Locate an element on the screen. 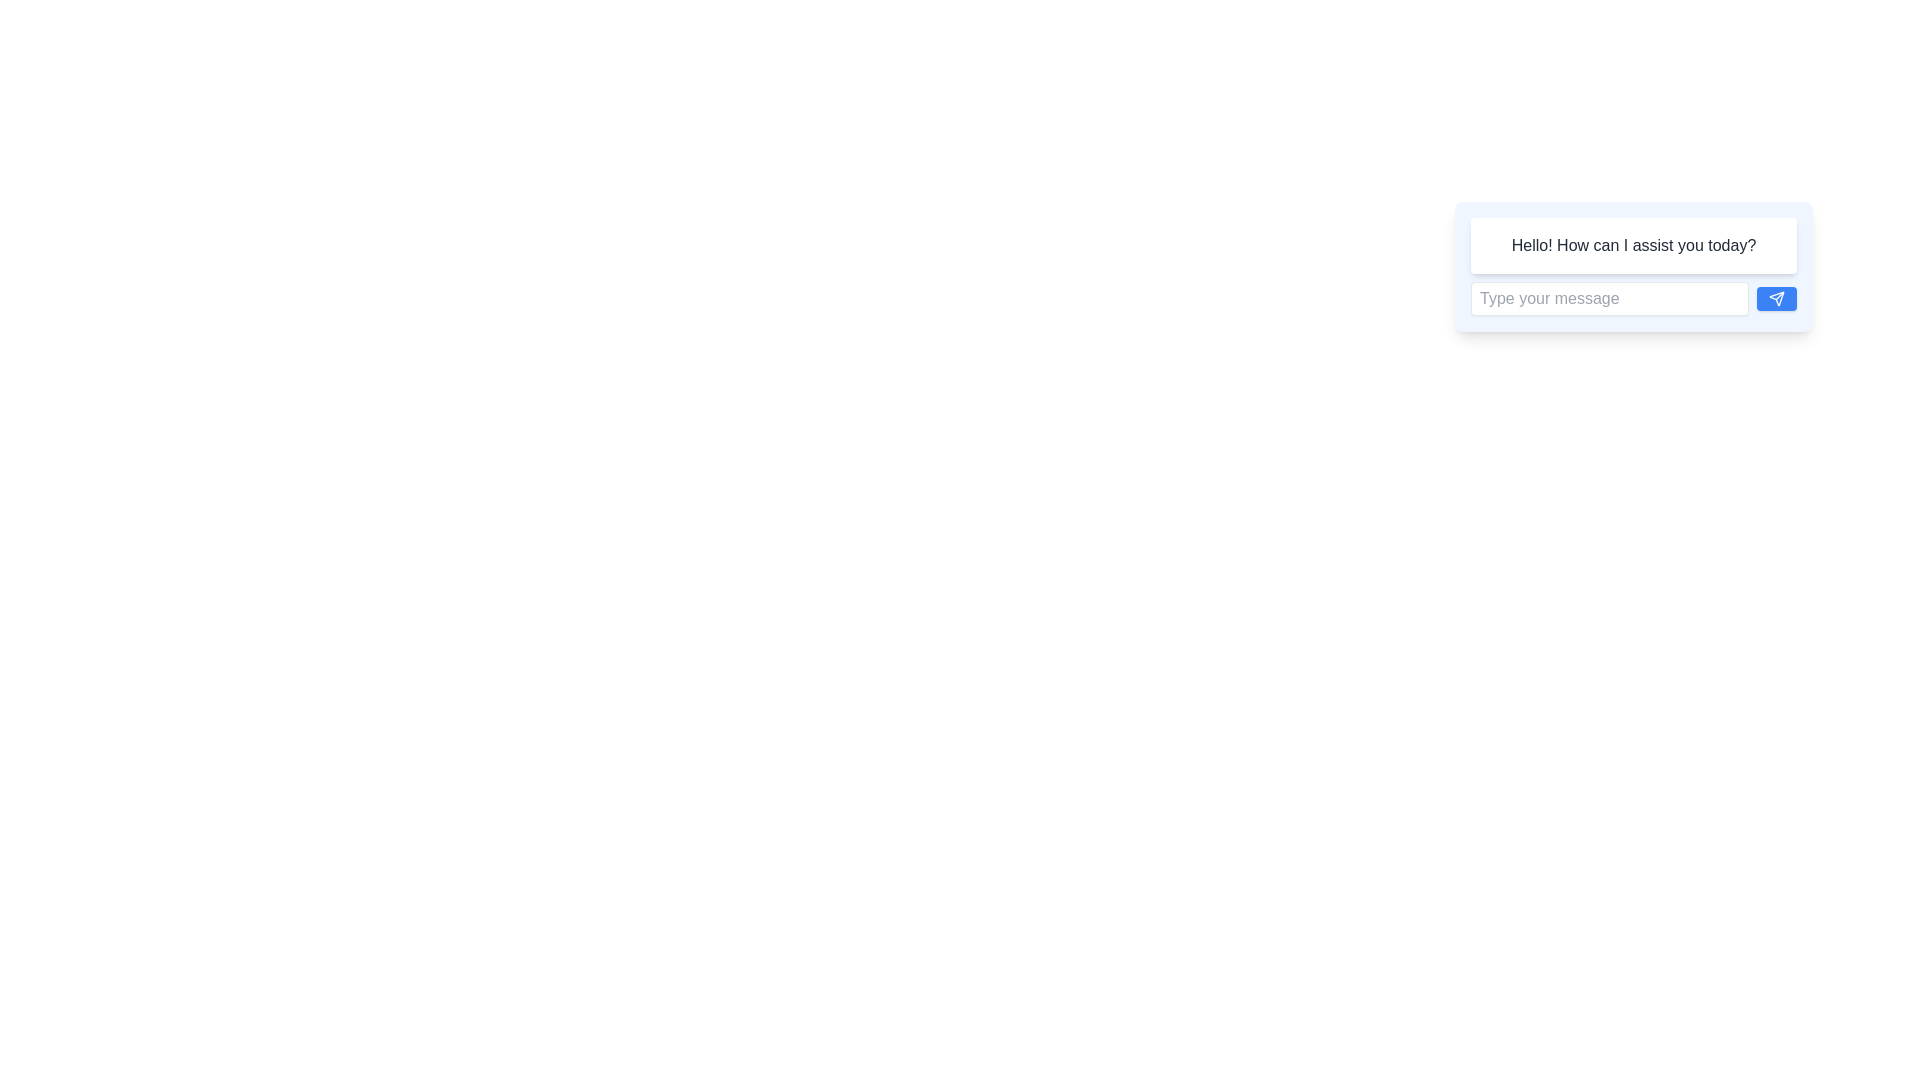 Image resolution: width=1920 pixels, height=1080 pixels. the message submission button located at the right end of the chat interface to observe its hover state is located at coordinates (1776, 299).